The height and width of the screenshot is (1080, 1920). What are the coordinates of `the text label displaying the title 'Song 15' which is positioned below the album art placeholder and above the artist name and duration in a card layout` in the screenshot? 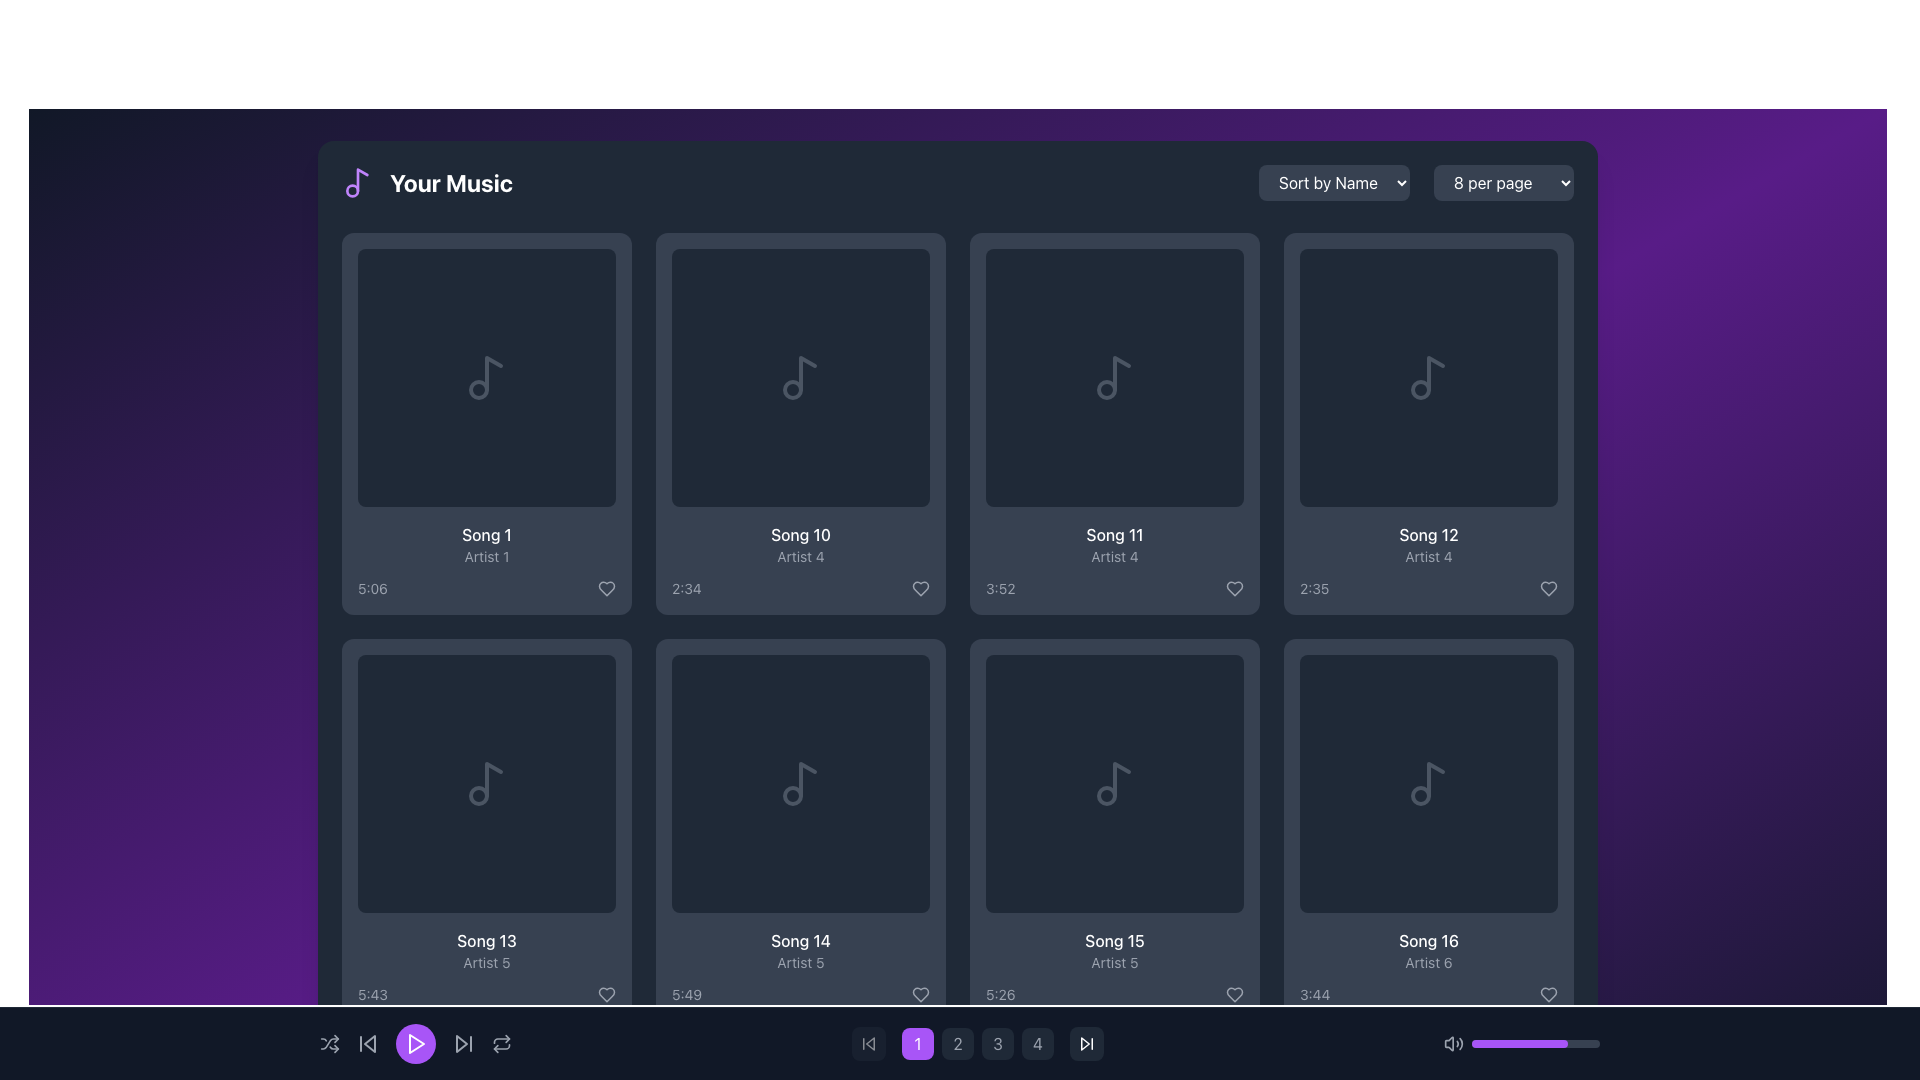 It's located at (1113, 941).